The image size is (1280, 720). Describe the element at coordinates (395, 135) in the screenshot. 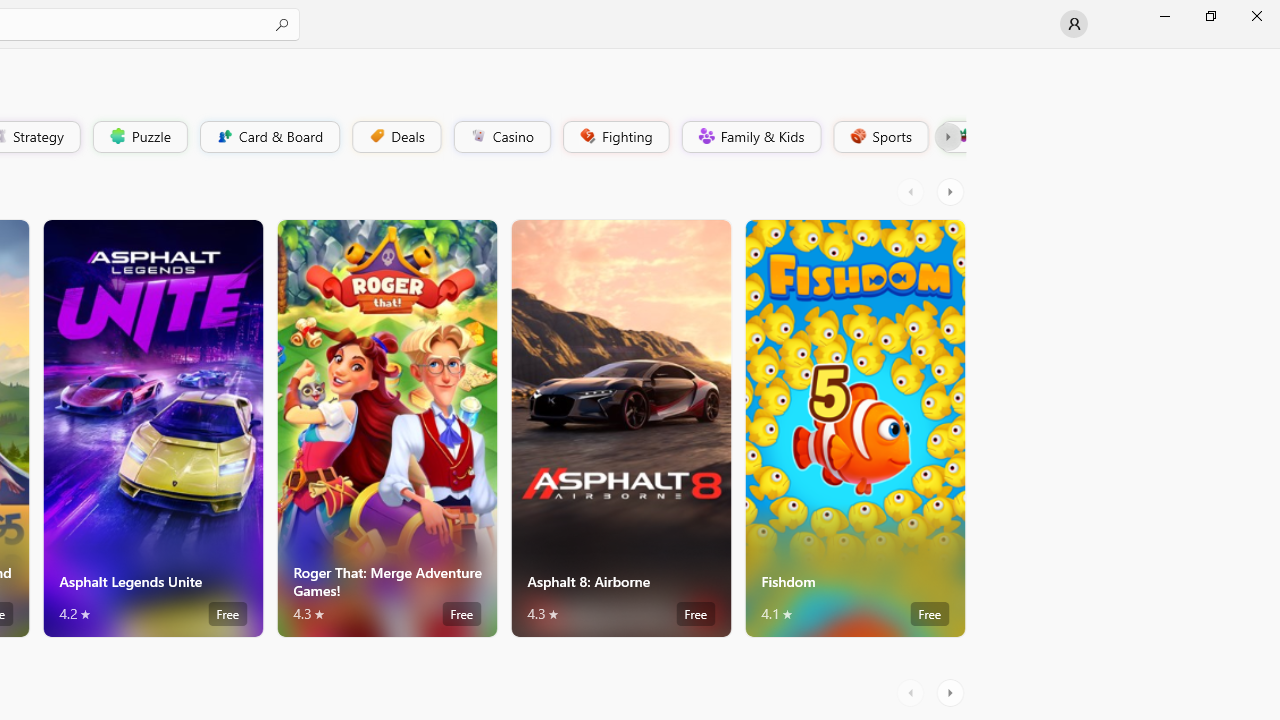

I see `'Deals'` at that location.